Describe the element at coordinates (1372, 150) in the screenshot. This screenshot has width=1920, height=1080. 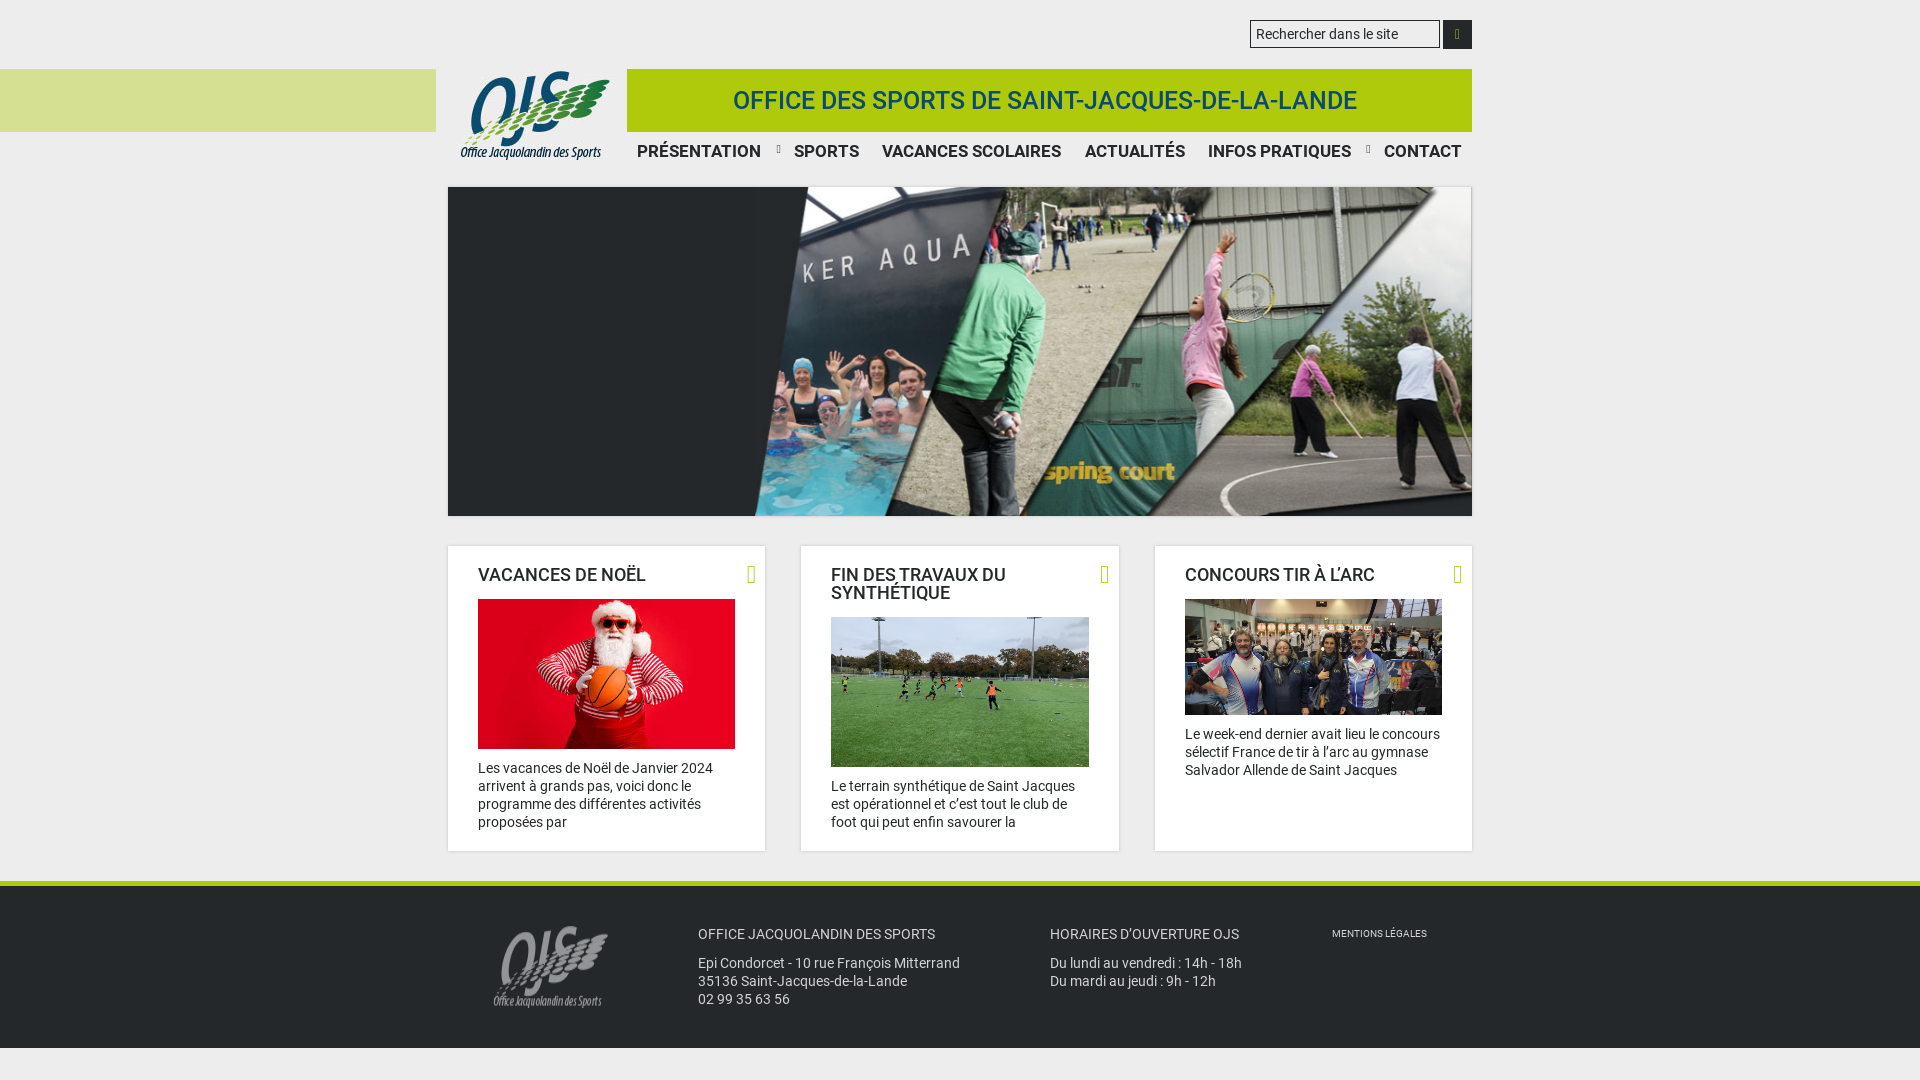
I see `'CONTACT'` at that location.